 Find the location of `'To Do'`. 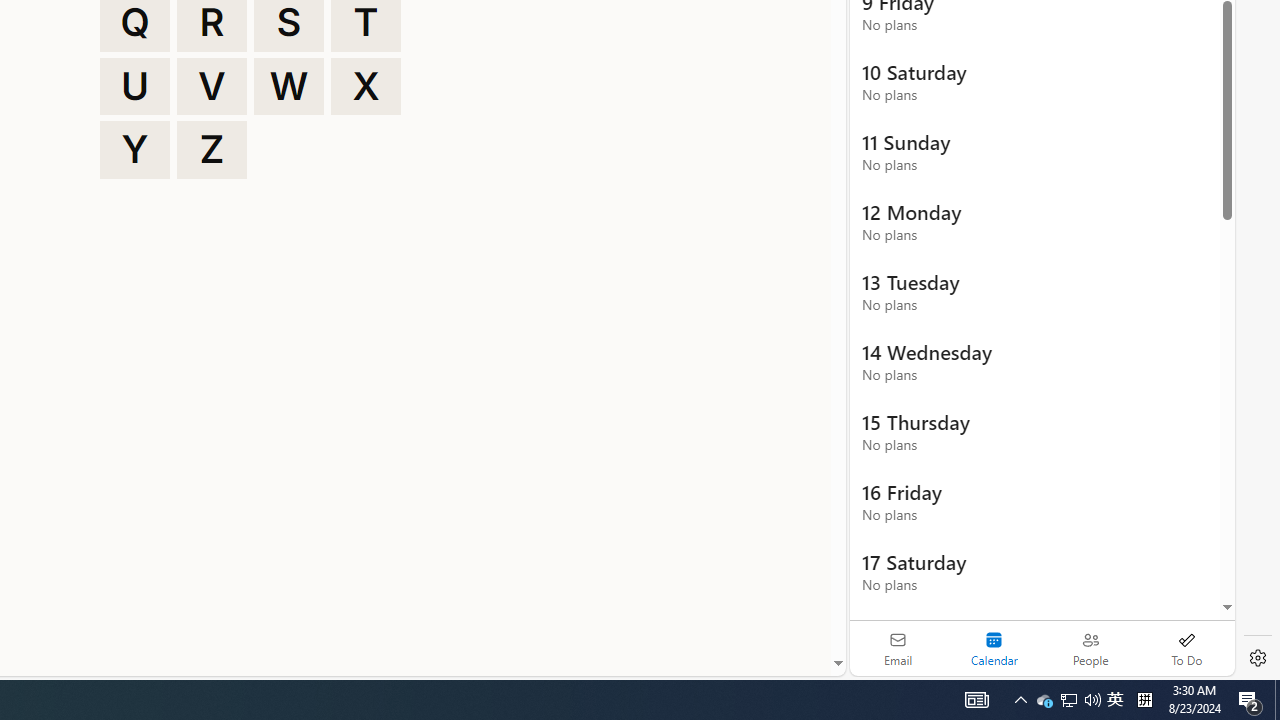

'To Do' is located at coordinates (1186, 648).